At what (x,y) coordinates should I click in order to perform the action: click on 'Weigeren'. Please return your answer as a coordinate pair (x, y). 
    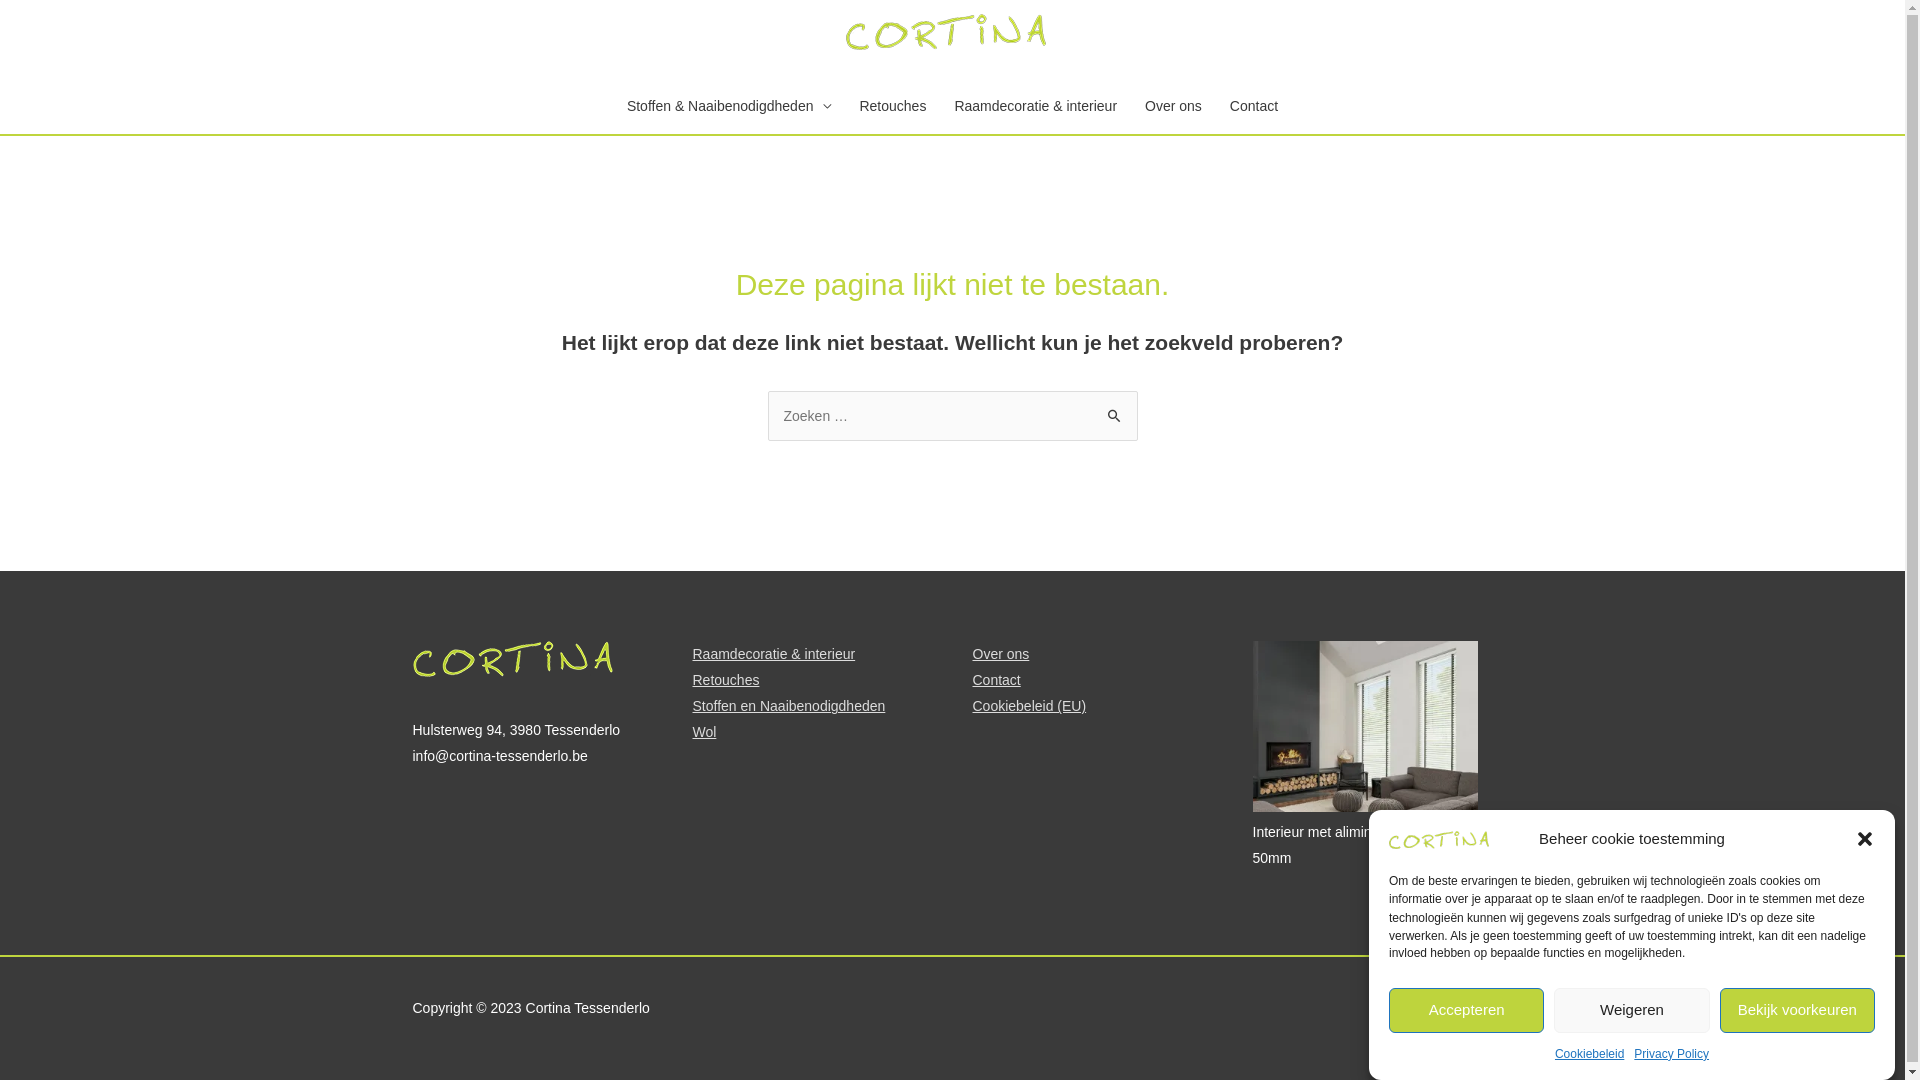
    Looking at the image, I should click on (1631, 1010).